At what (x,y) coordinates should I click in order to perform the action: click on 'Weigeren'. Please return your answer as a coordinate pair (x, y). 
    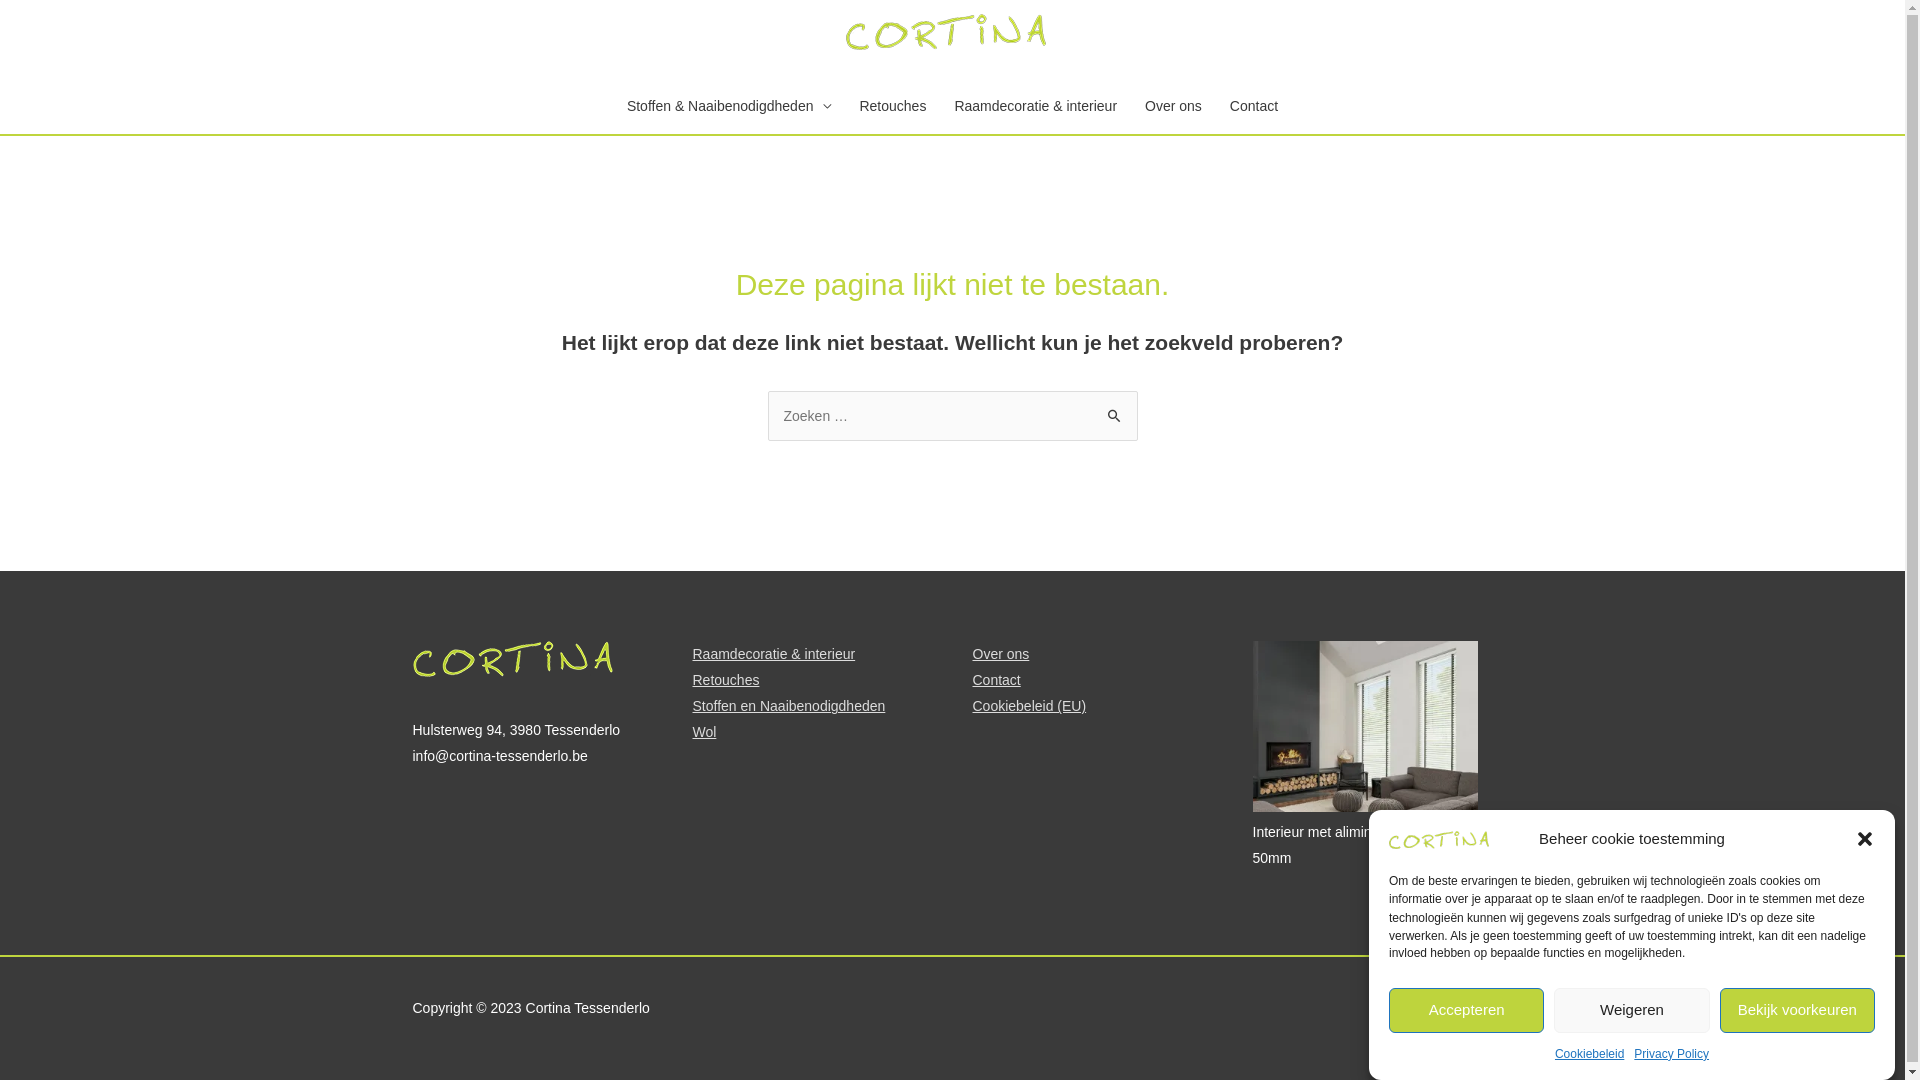
    Looking at the image, I should click on (1631, 1010).